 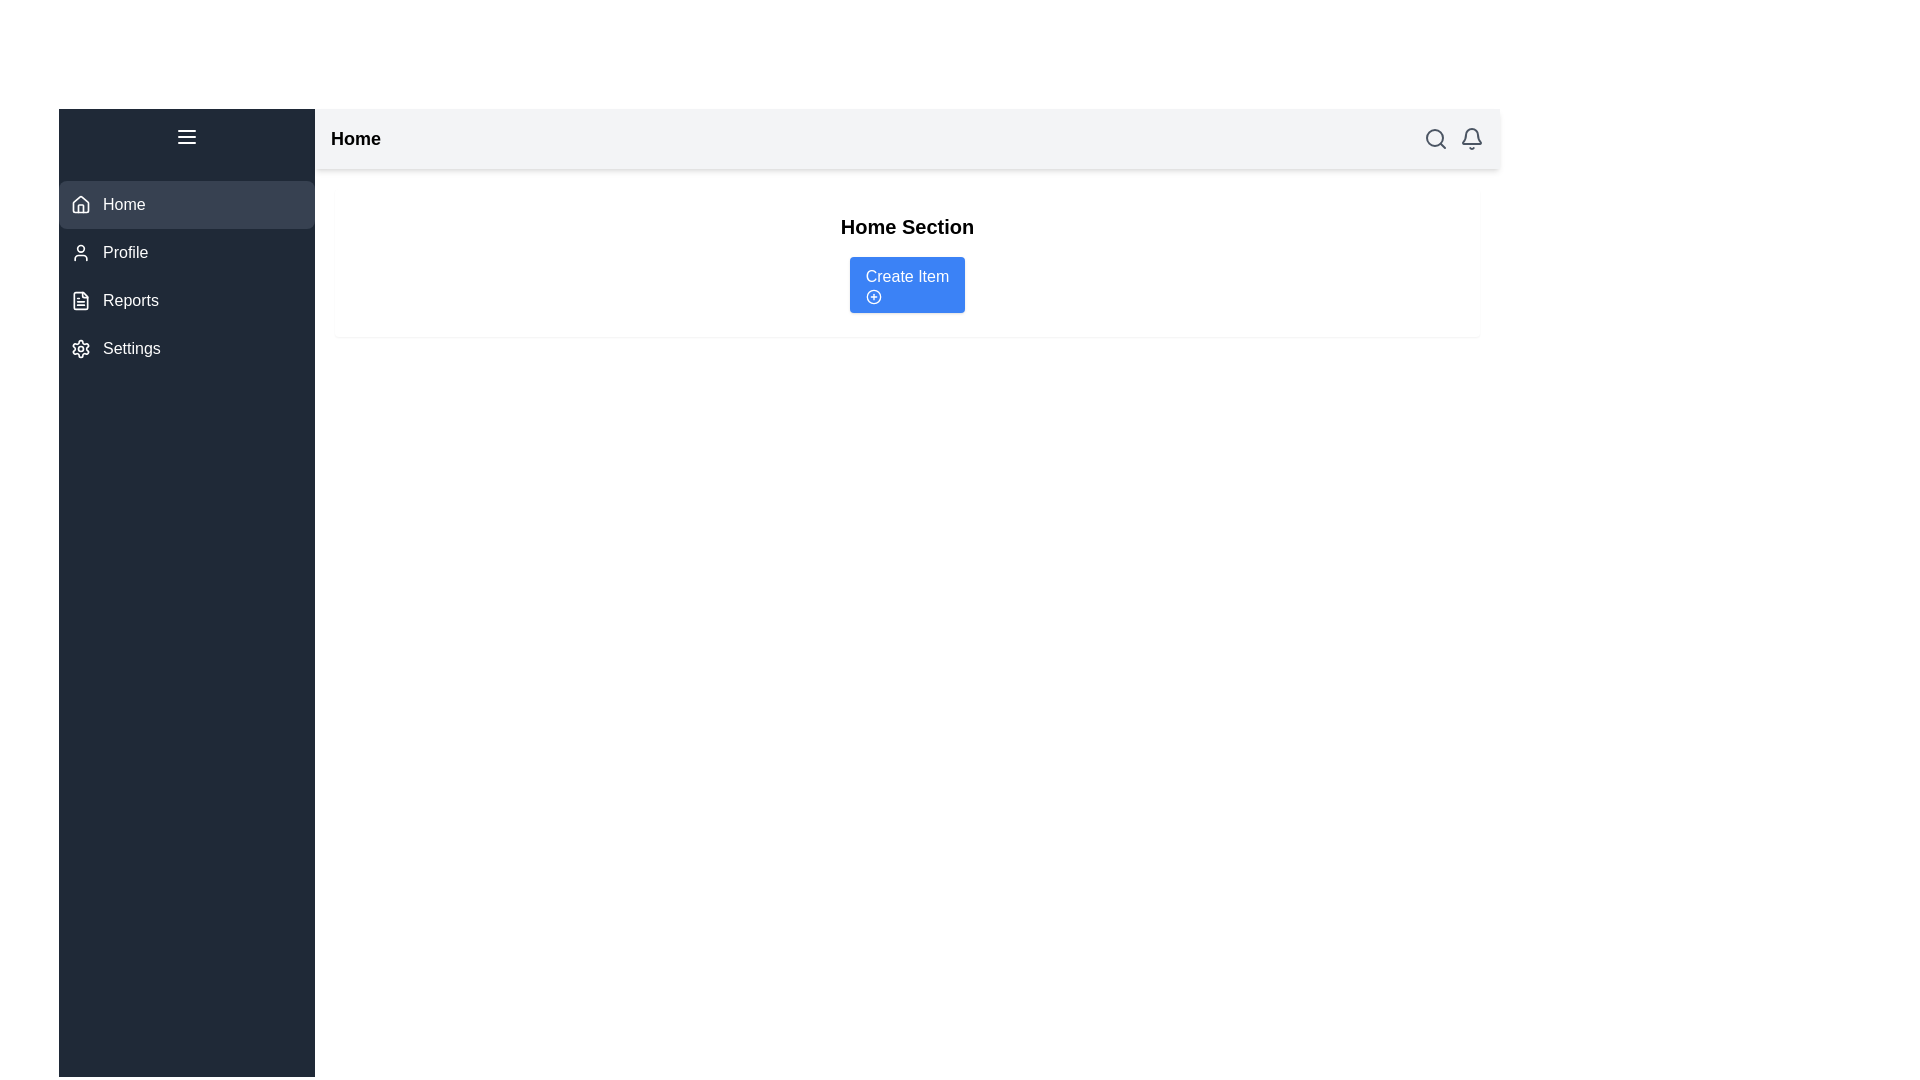 What do you see at coordinates (80, 300) in the screenshot?
I see `the graphical icon resembling a document located in the sidebar menu adjacent to the text 'Reports'` at bounding box center [80, 300].